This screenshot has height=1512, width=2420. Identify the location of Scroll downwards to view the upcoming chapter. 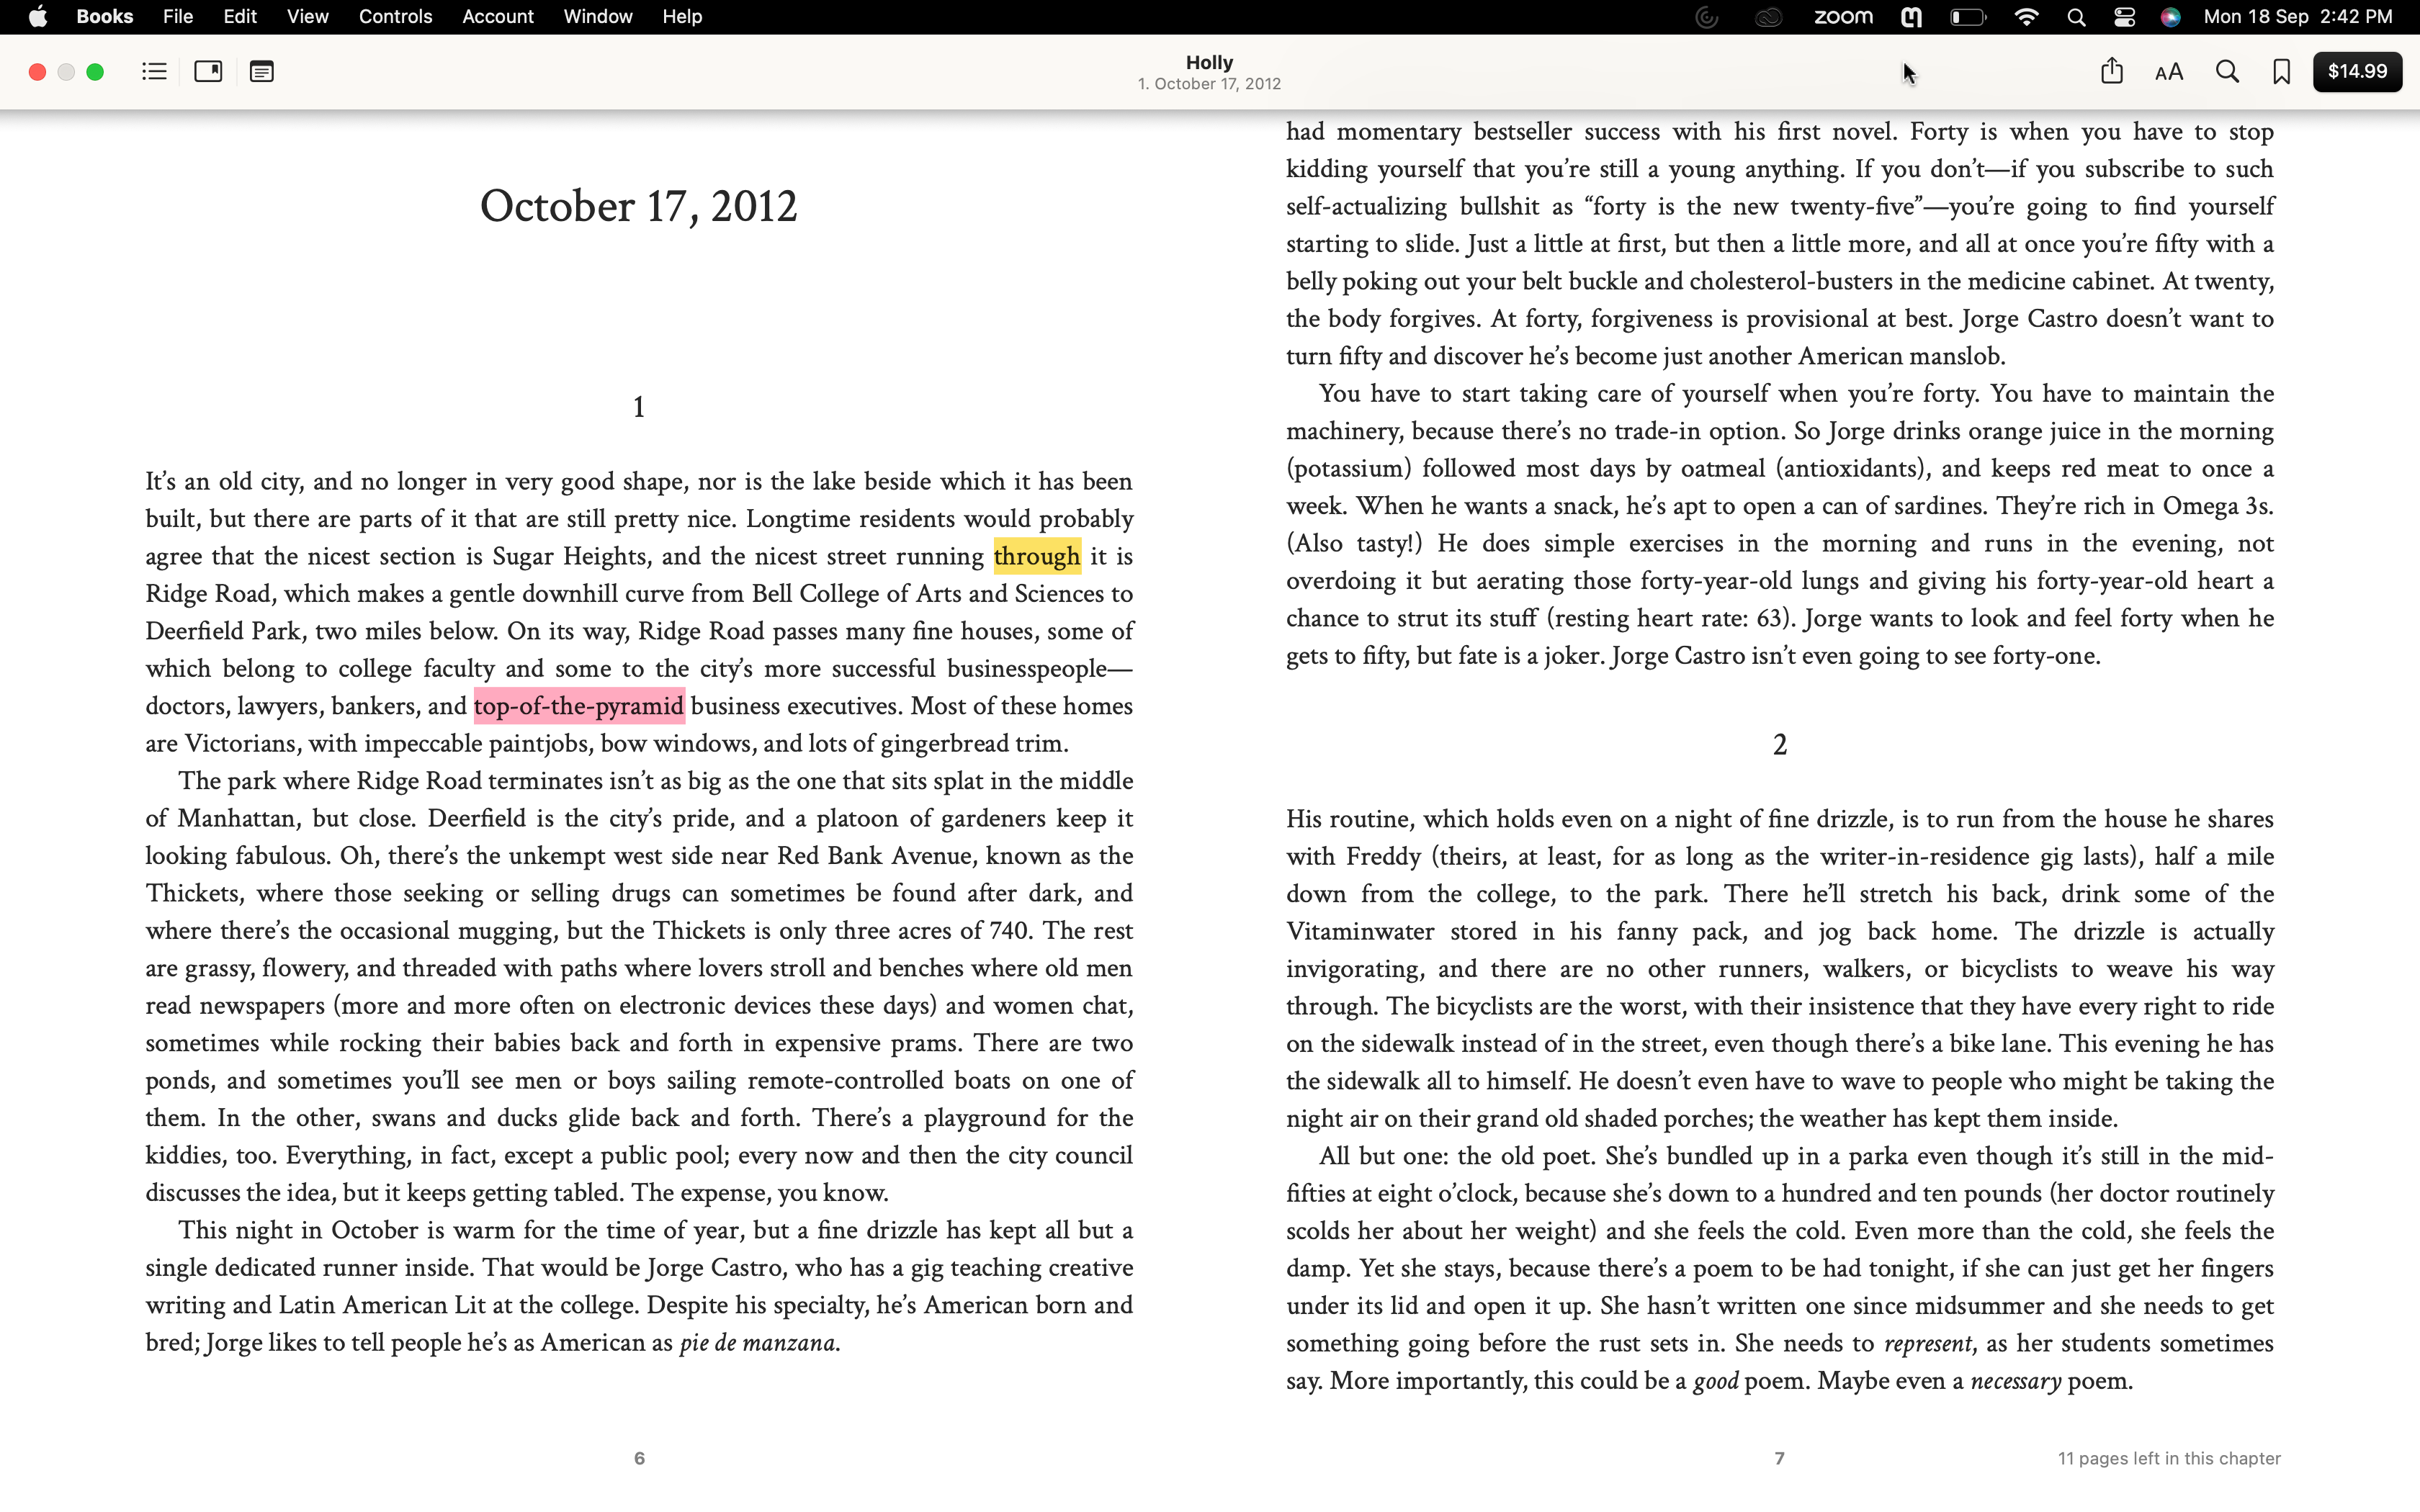
(504570, 151956).